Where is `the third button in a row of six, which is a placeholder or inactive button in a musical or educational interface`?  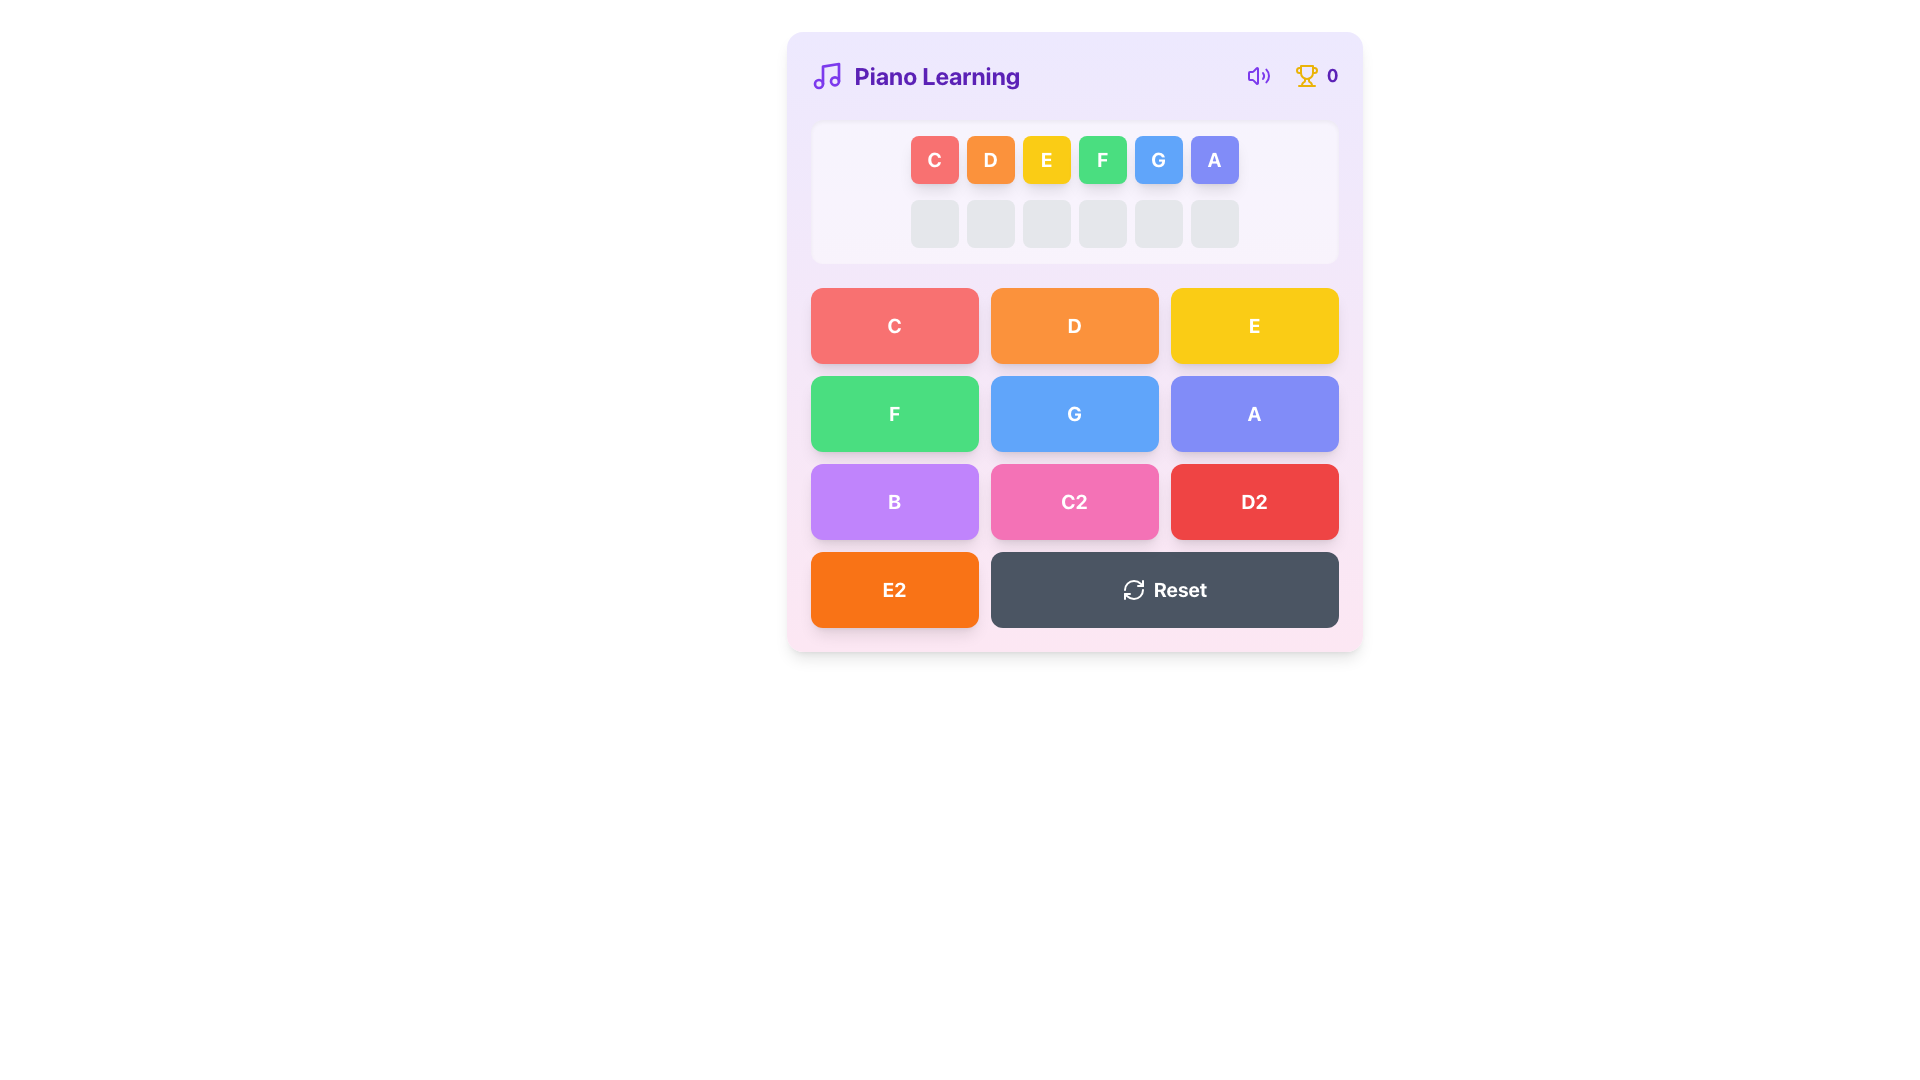 the third button in a row of six, which is a placeholder or inactive button in a musical or educational interface is located at coordinates (1045, 223).